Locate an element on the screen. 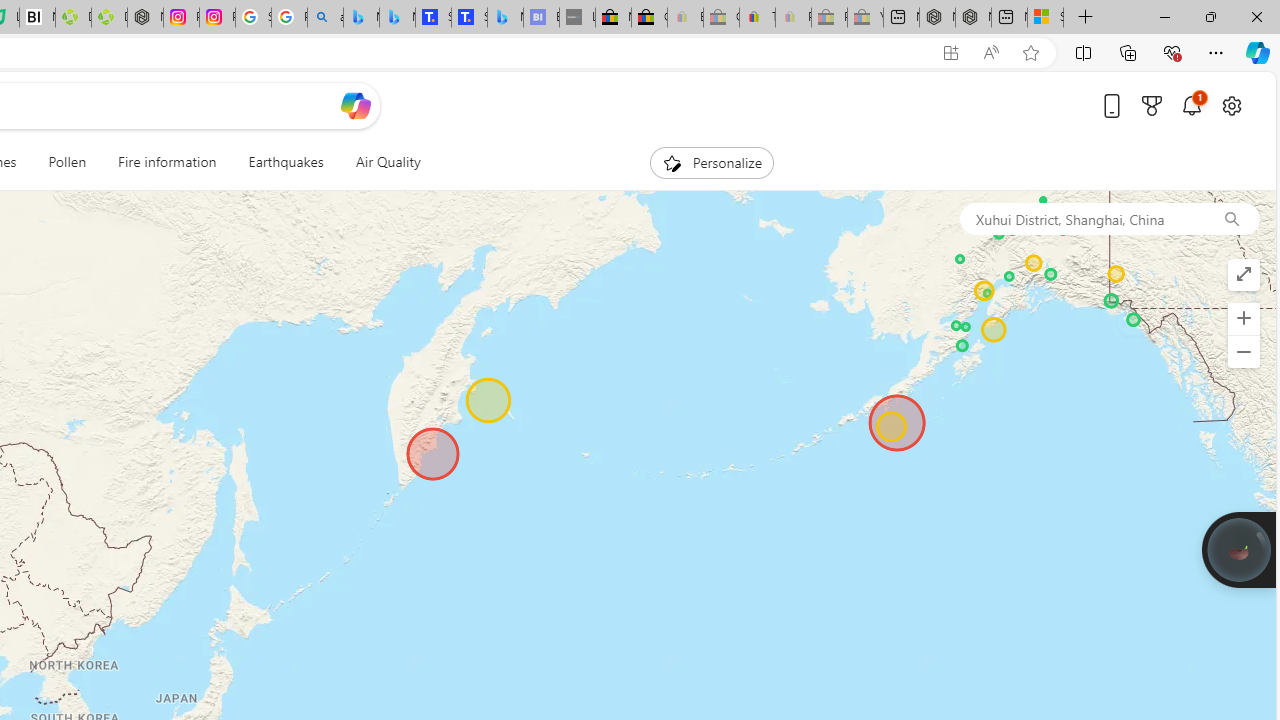 The height and width of the screenshot is (720, 1280). 'Press Room - eBay Inc. - Sleeping' is located at coordinates (829, 17).